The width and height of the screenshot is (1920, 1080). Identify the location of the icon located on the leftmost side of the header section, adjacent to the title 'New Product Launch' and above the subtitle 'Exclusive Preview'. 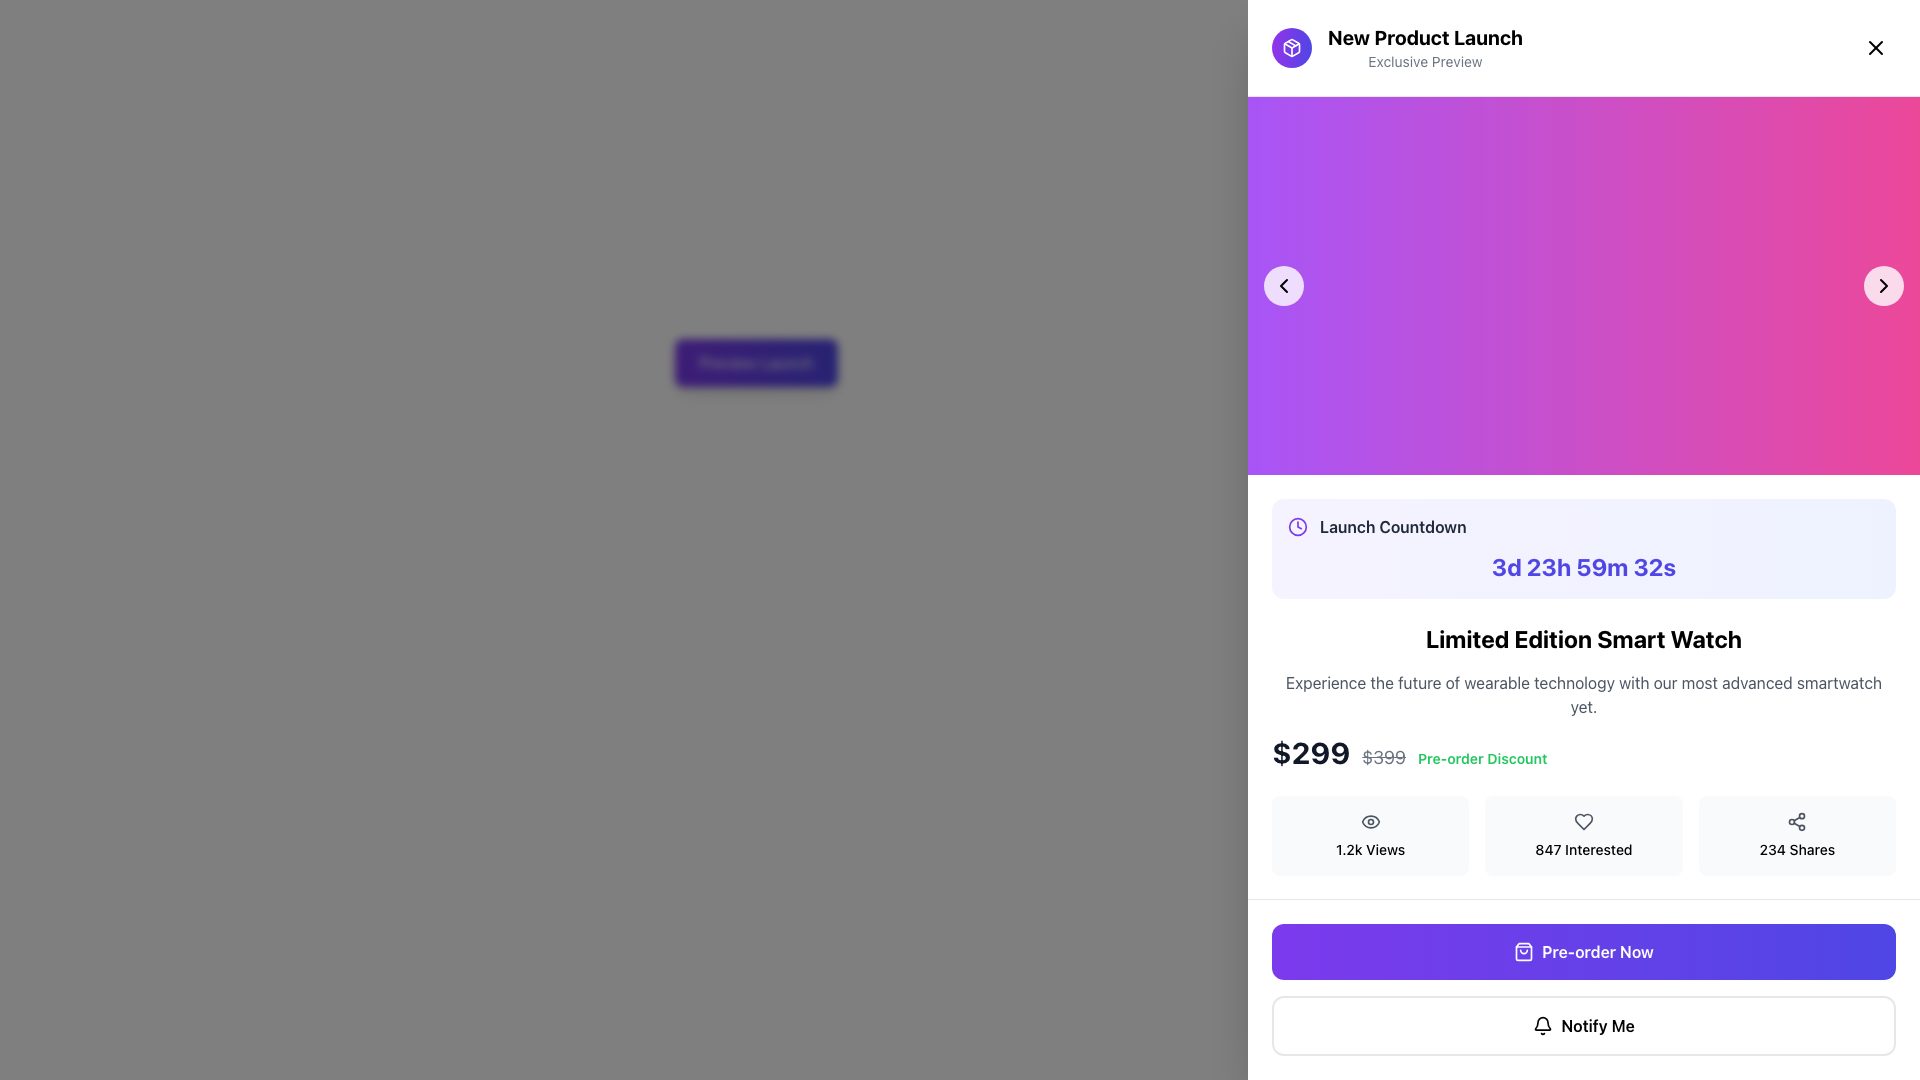
(1291, 46).